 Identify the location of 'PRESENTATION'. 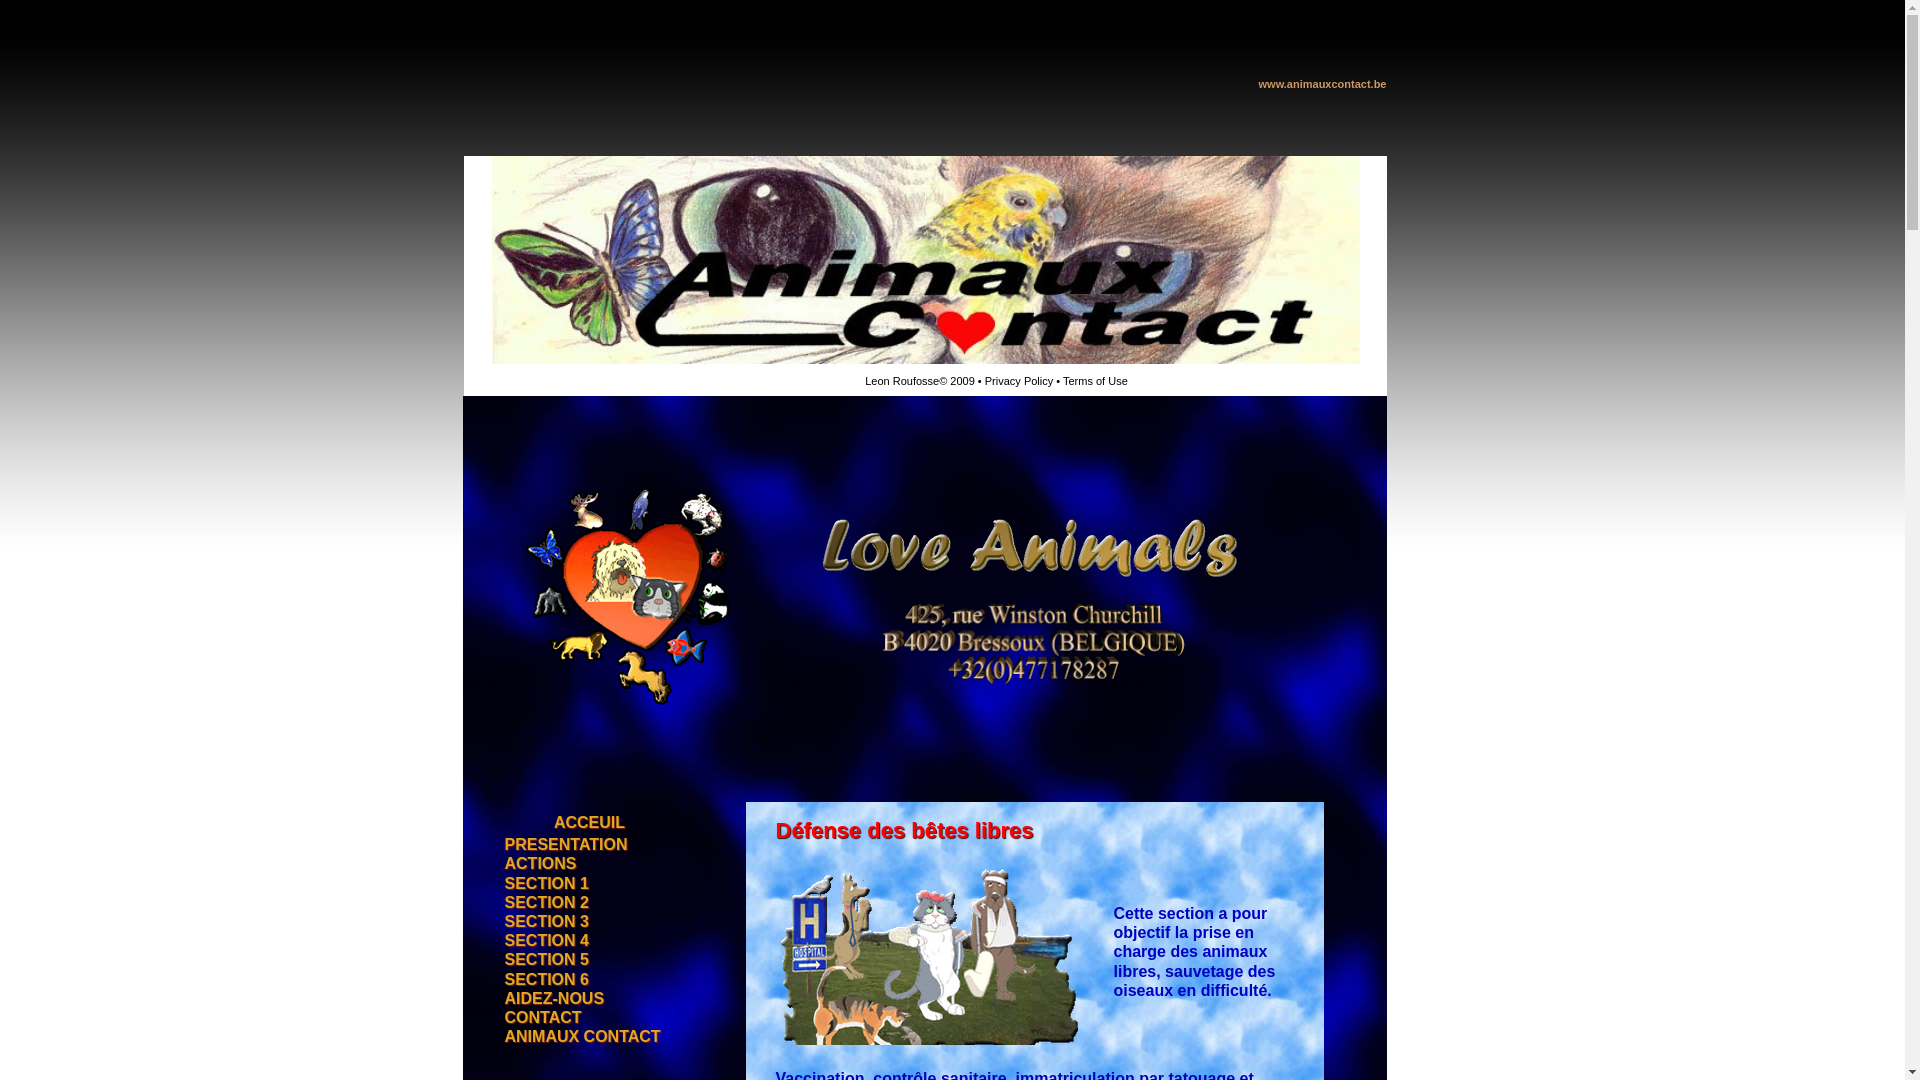
(564, 845).